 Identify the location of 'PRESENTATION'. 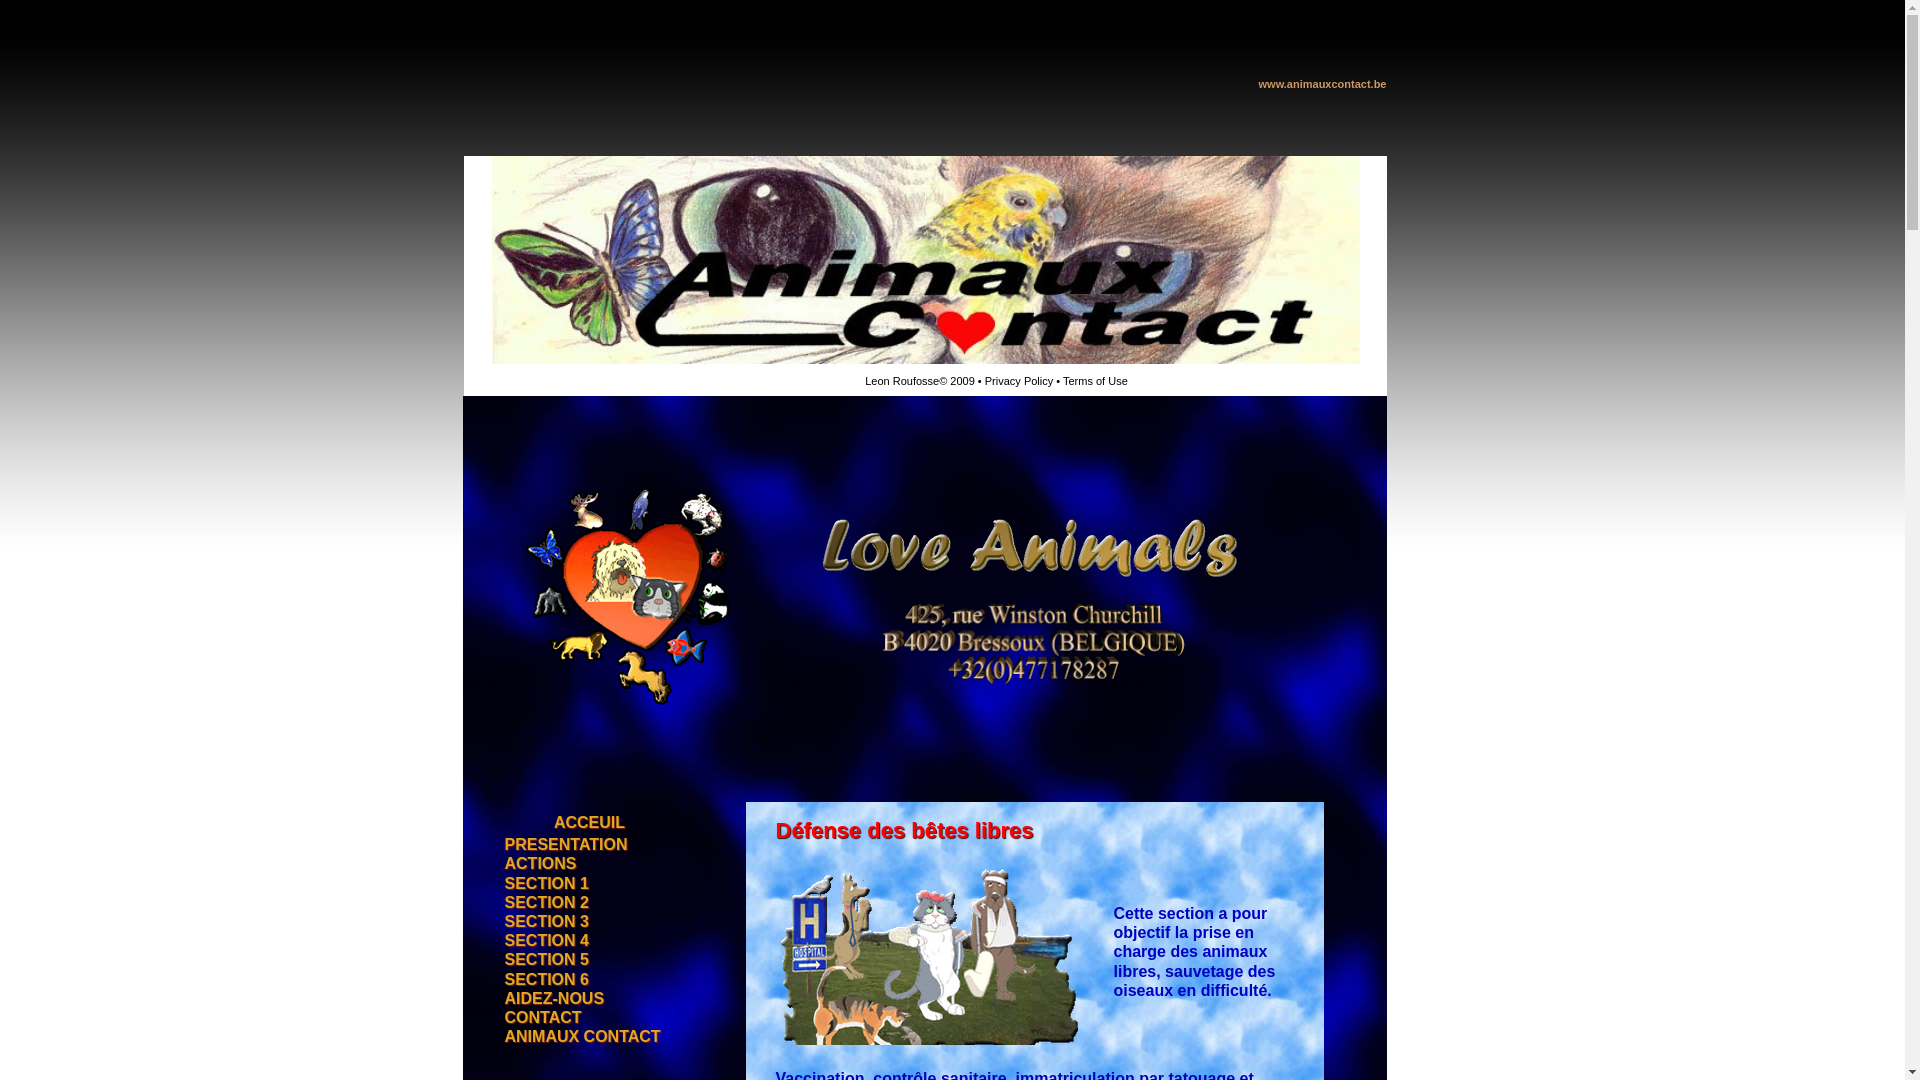
(564, 845).